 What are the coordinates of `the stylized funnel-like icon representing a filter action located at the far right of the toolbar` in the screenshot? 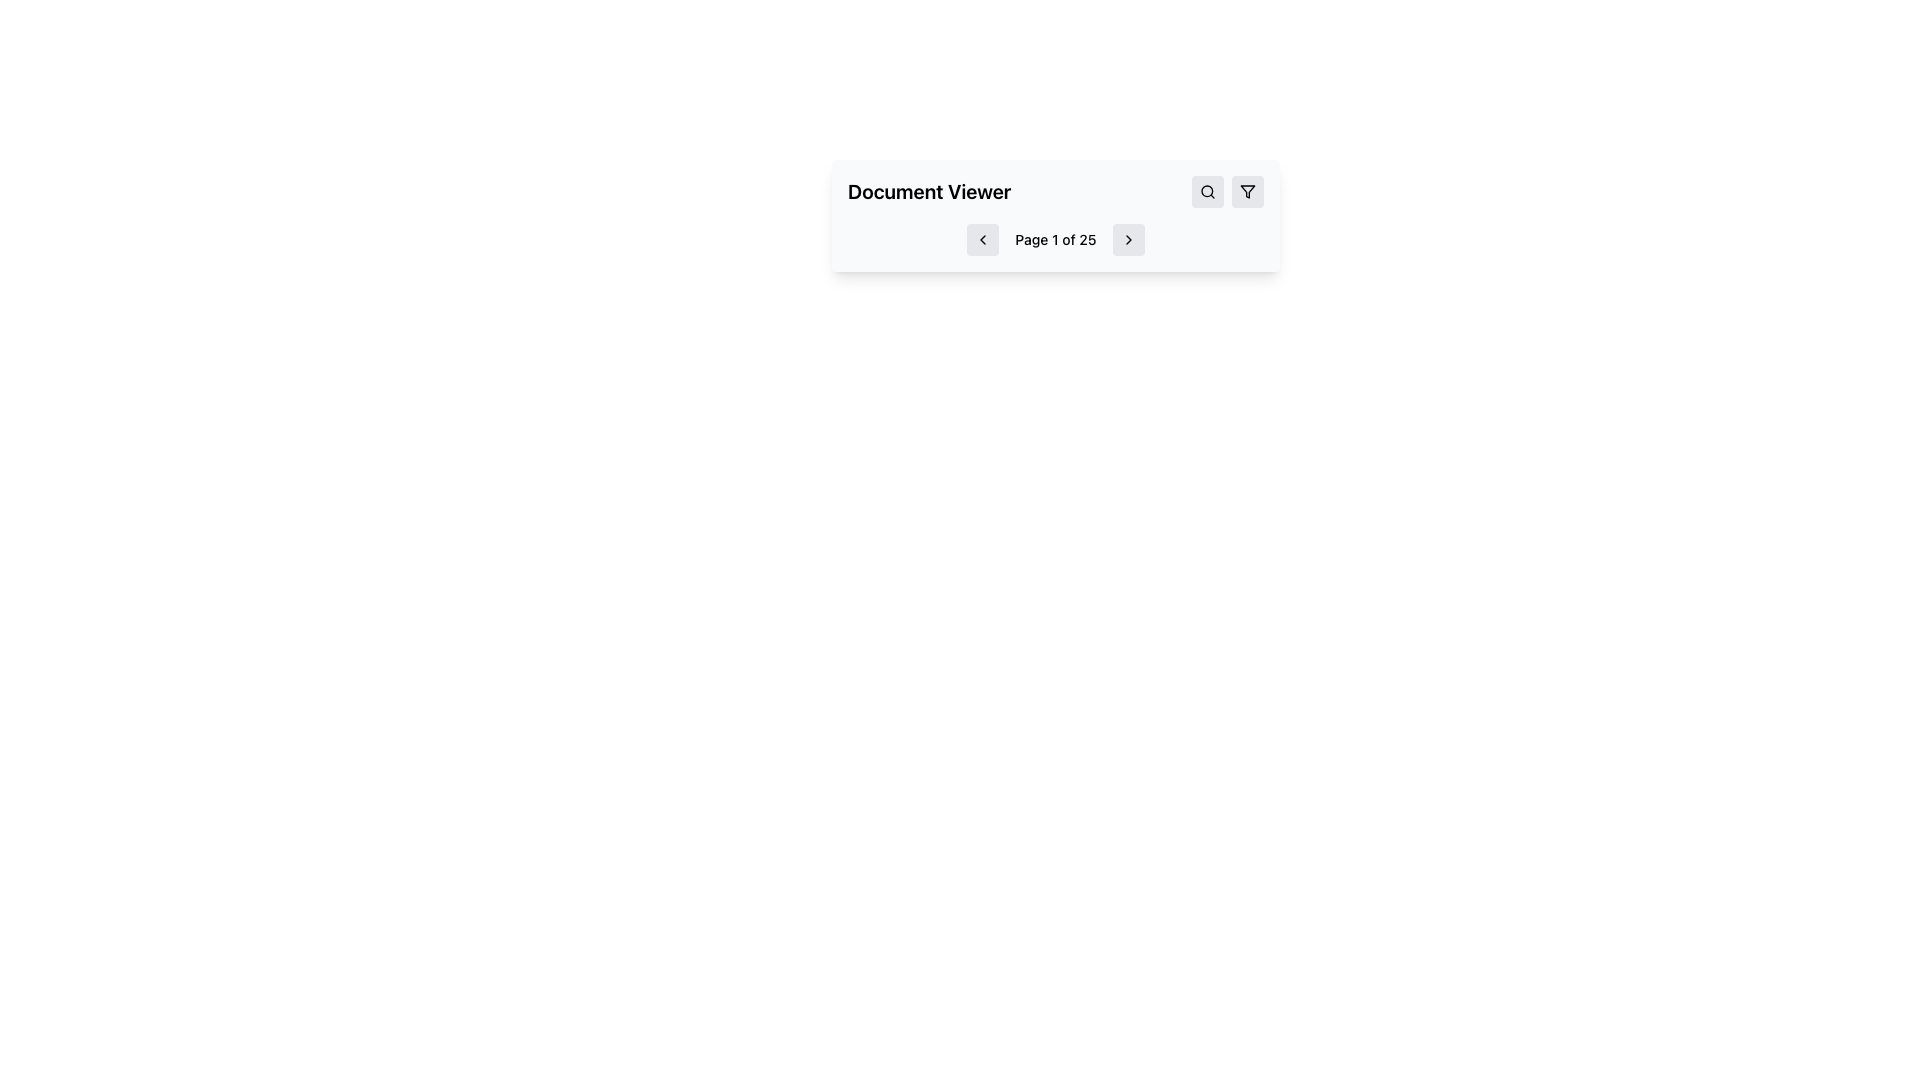 It's located at (1247, 192).